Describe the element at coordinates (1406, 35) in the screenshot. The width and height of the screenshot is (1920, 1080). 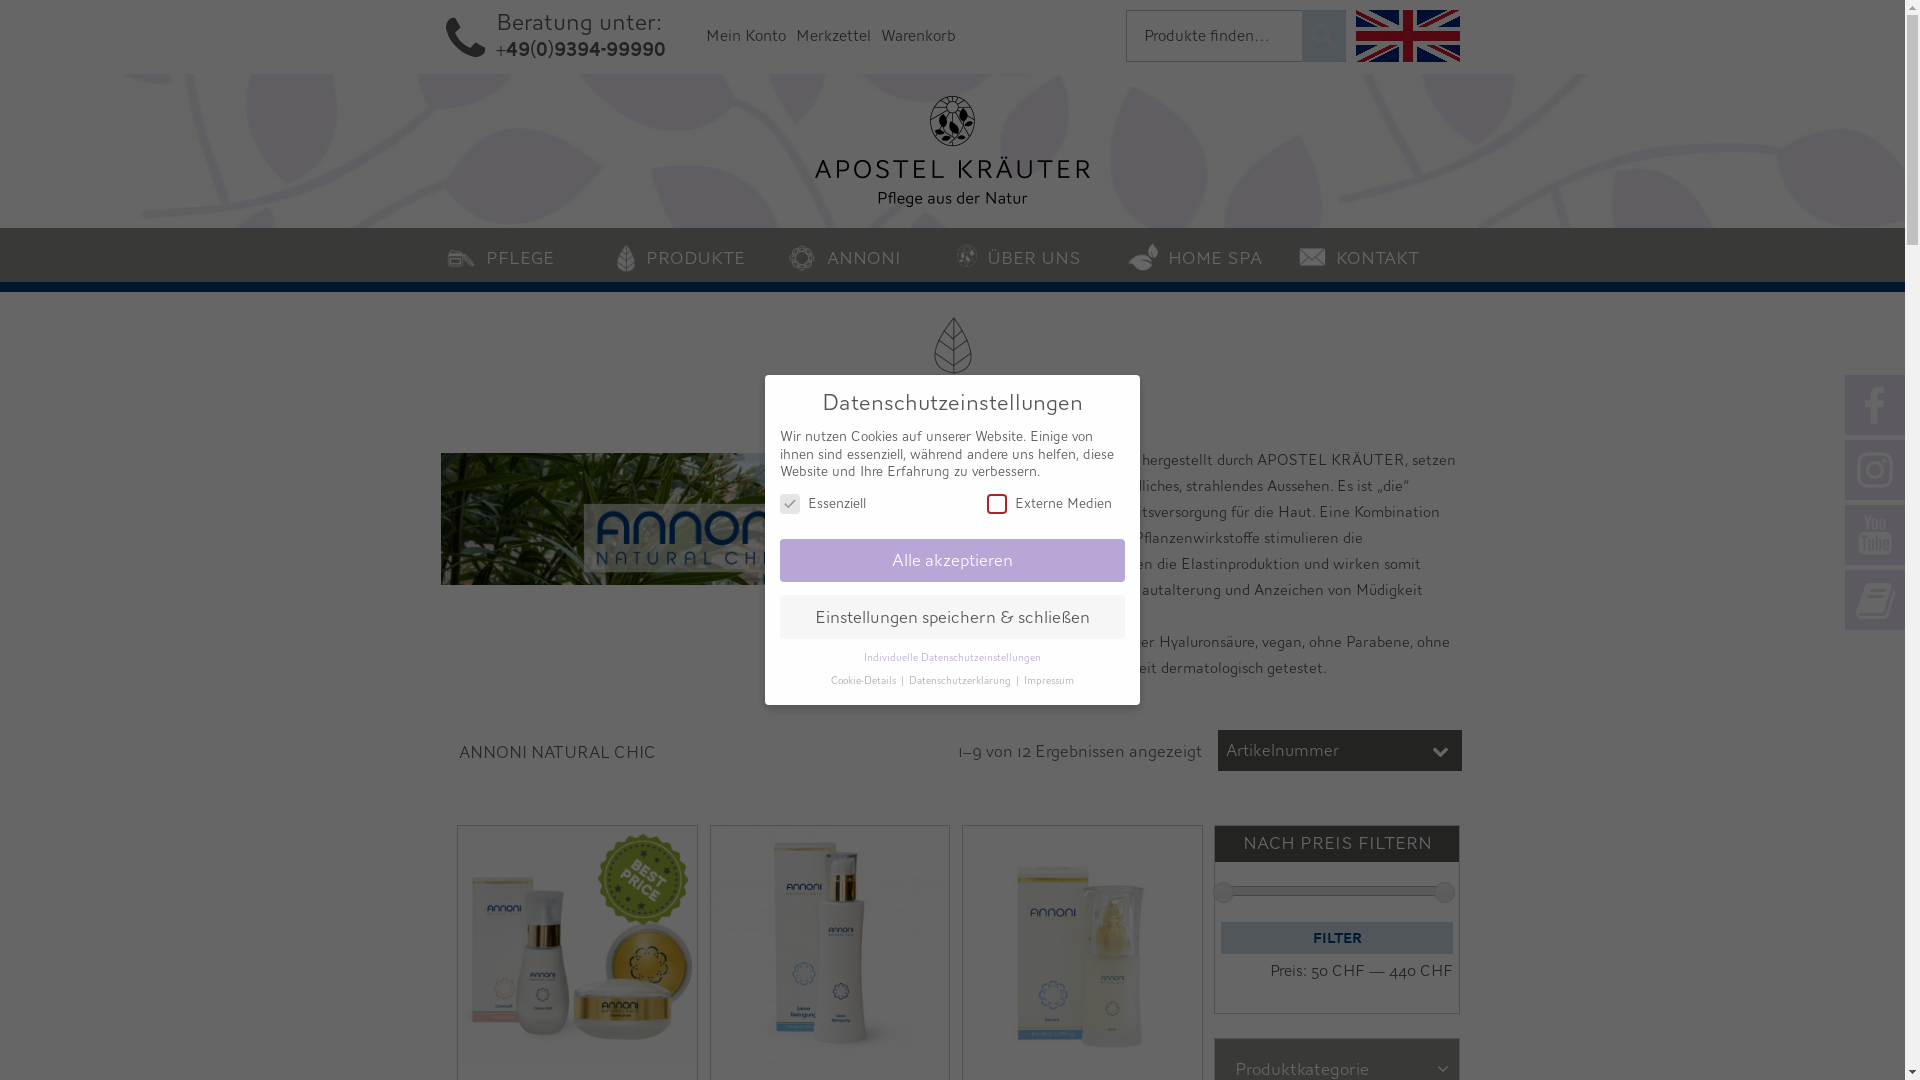
I see `'English site informations'` at that location.